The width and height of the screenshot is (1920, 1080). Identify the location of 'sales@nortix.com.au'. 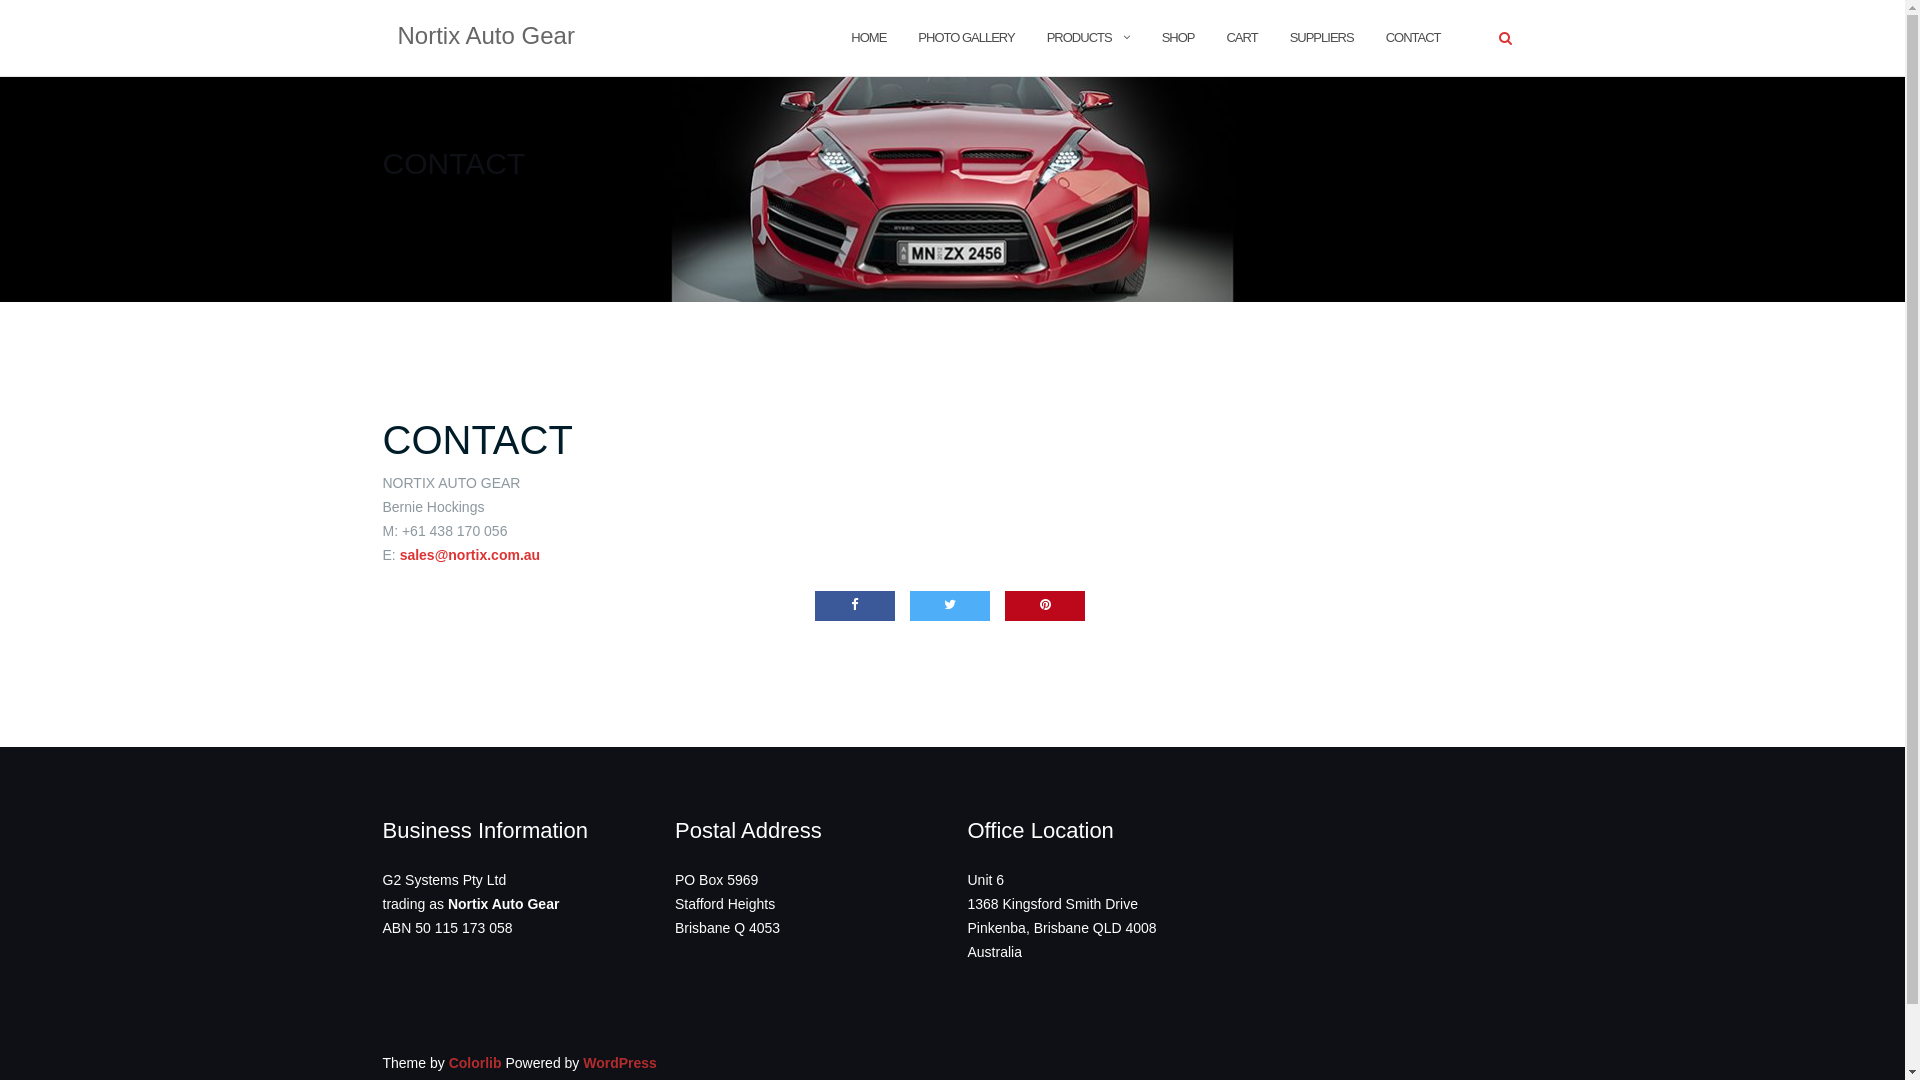
(469, 555).